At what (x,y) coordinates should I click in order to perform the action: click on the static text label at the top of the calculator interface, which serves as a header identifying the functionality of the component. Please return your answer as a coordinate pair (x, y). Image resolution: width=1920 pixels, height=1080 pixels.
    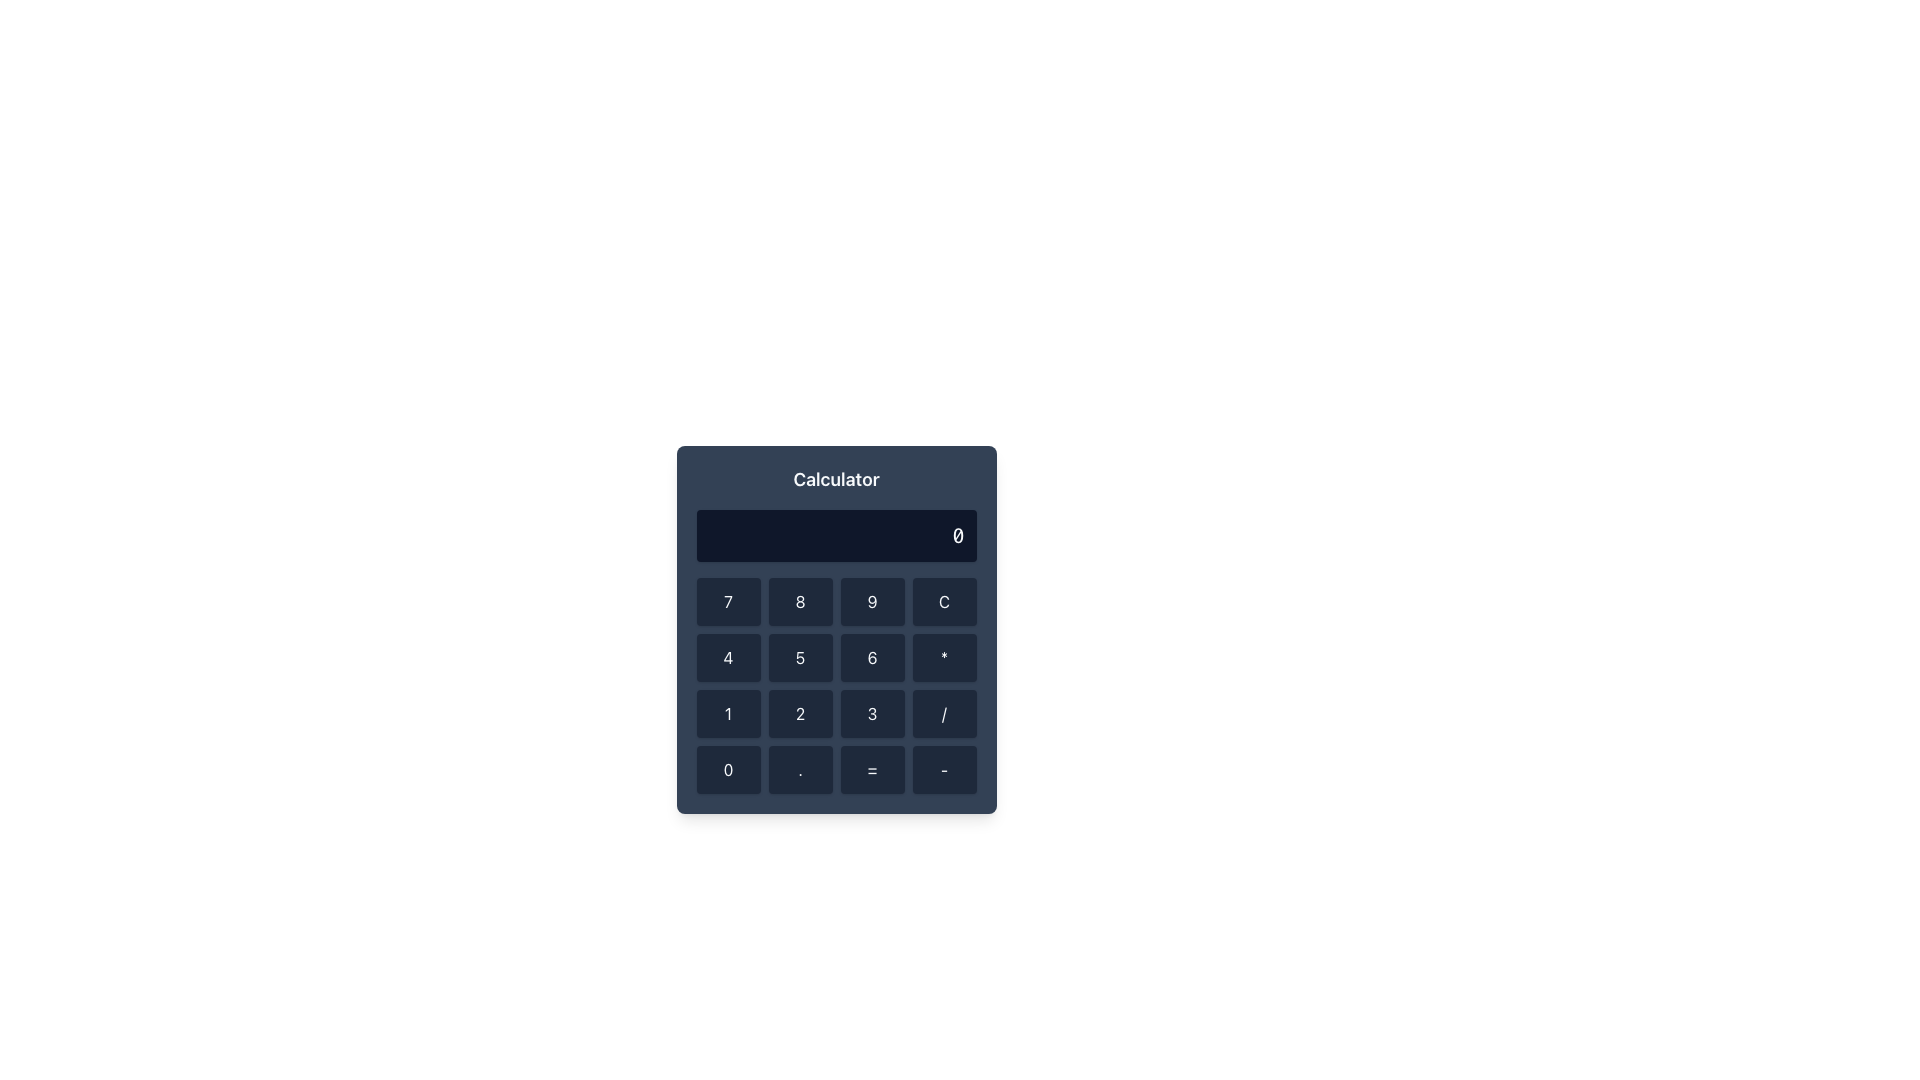
    Looking at the image, I should click on (836, 479).